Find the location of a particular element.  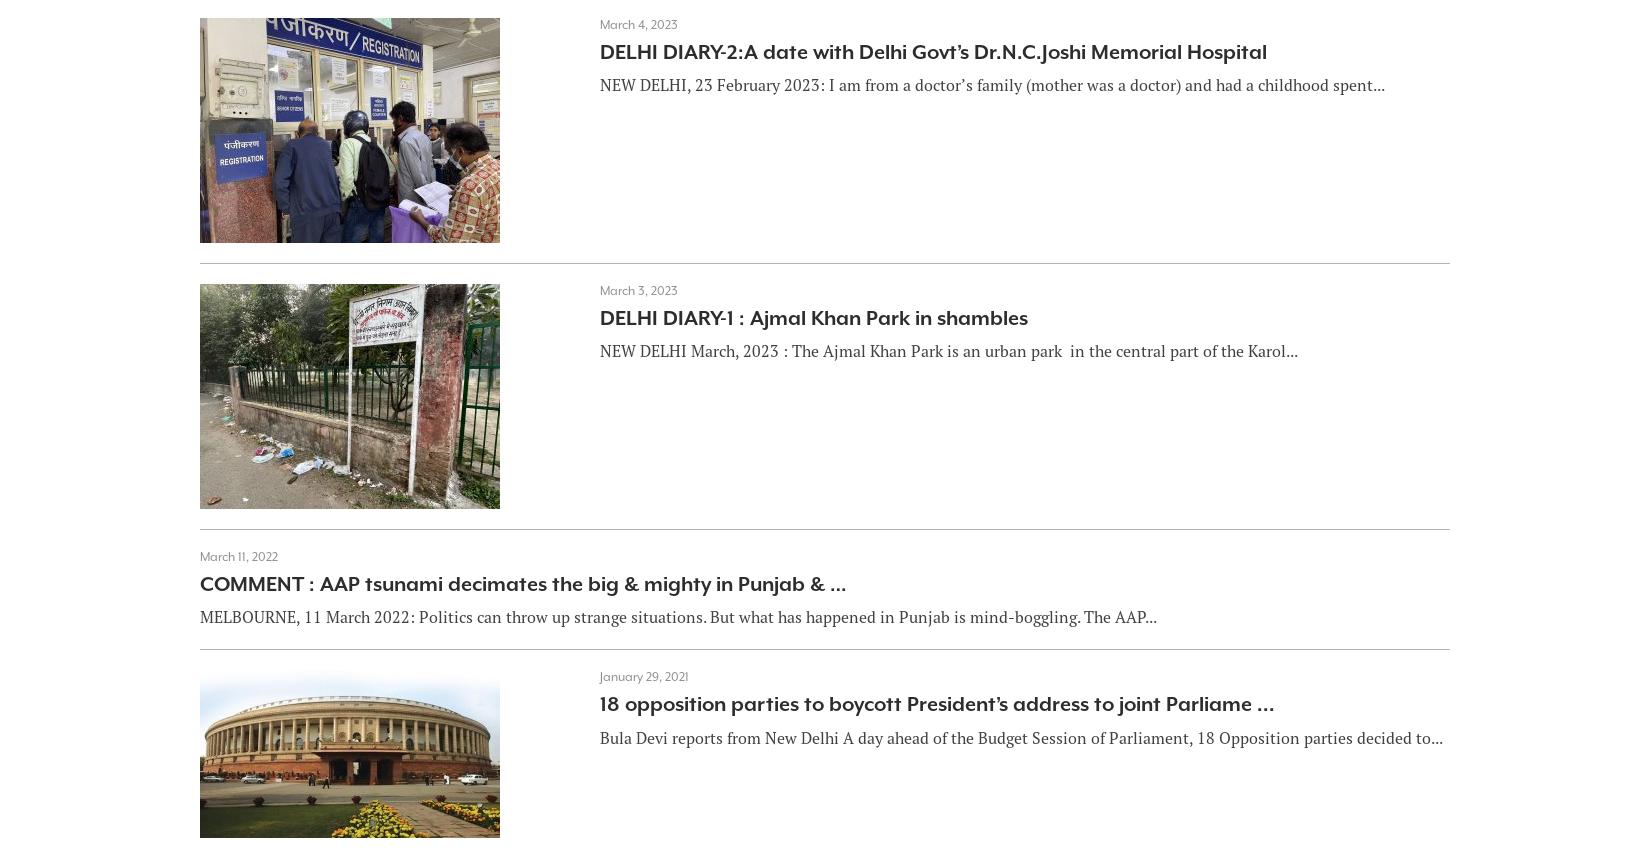

'Bula Devi reports from New Delhi A day ahead of the Budget Session of Parliament, 18 Opposition parties decided to...' is located at coordinates (1020, 736).